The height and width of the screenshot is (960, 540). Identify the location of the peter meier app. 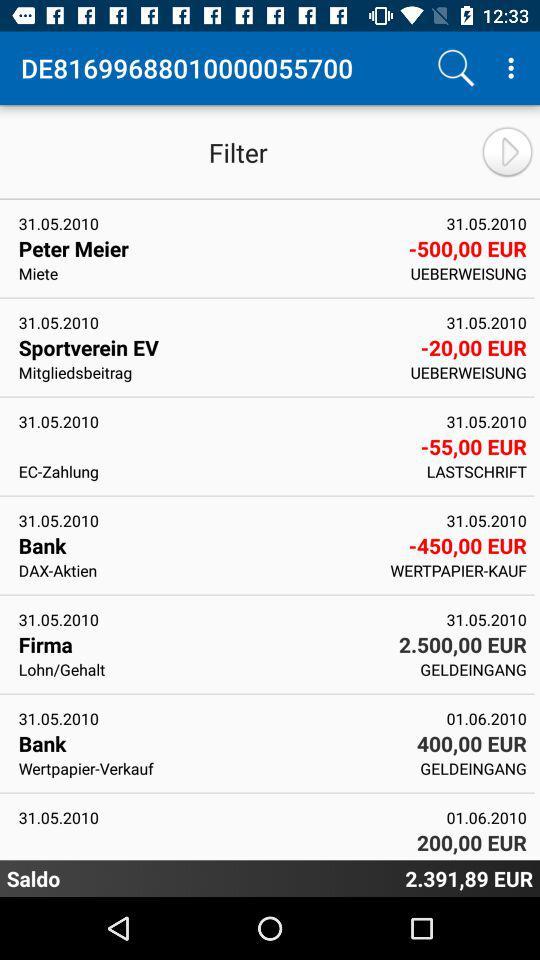
(206, 247).